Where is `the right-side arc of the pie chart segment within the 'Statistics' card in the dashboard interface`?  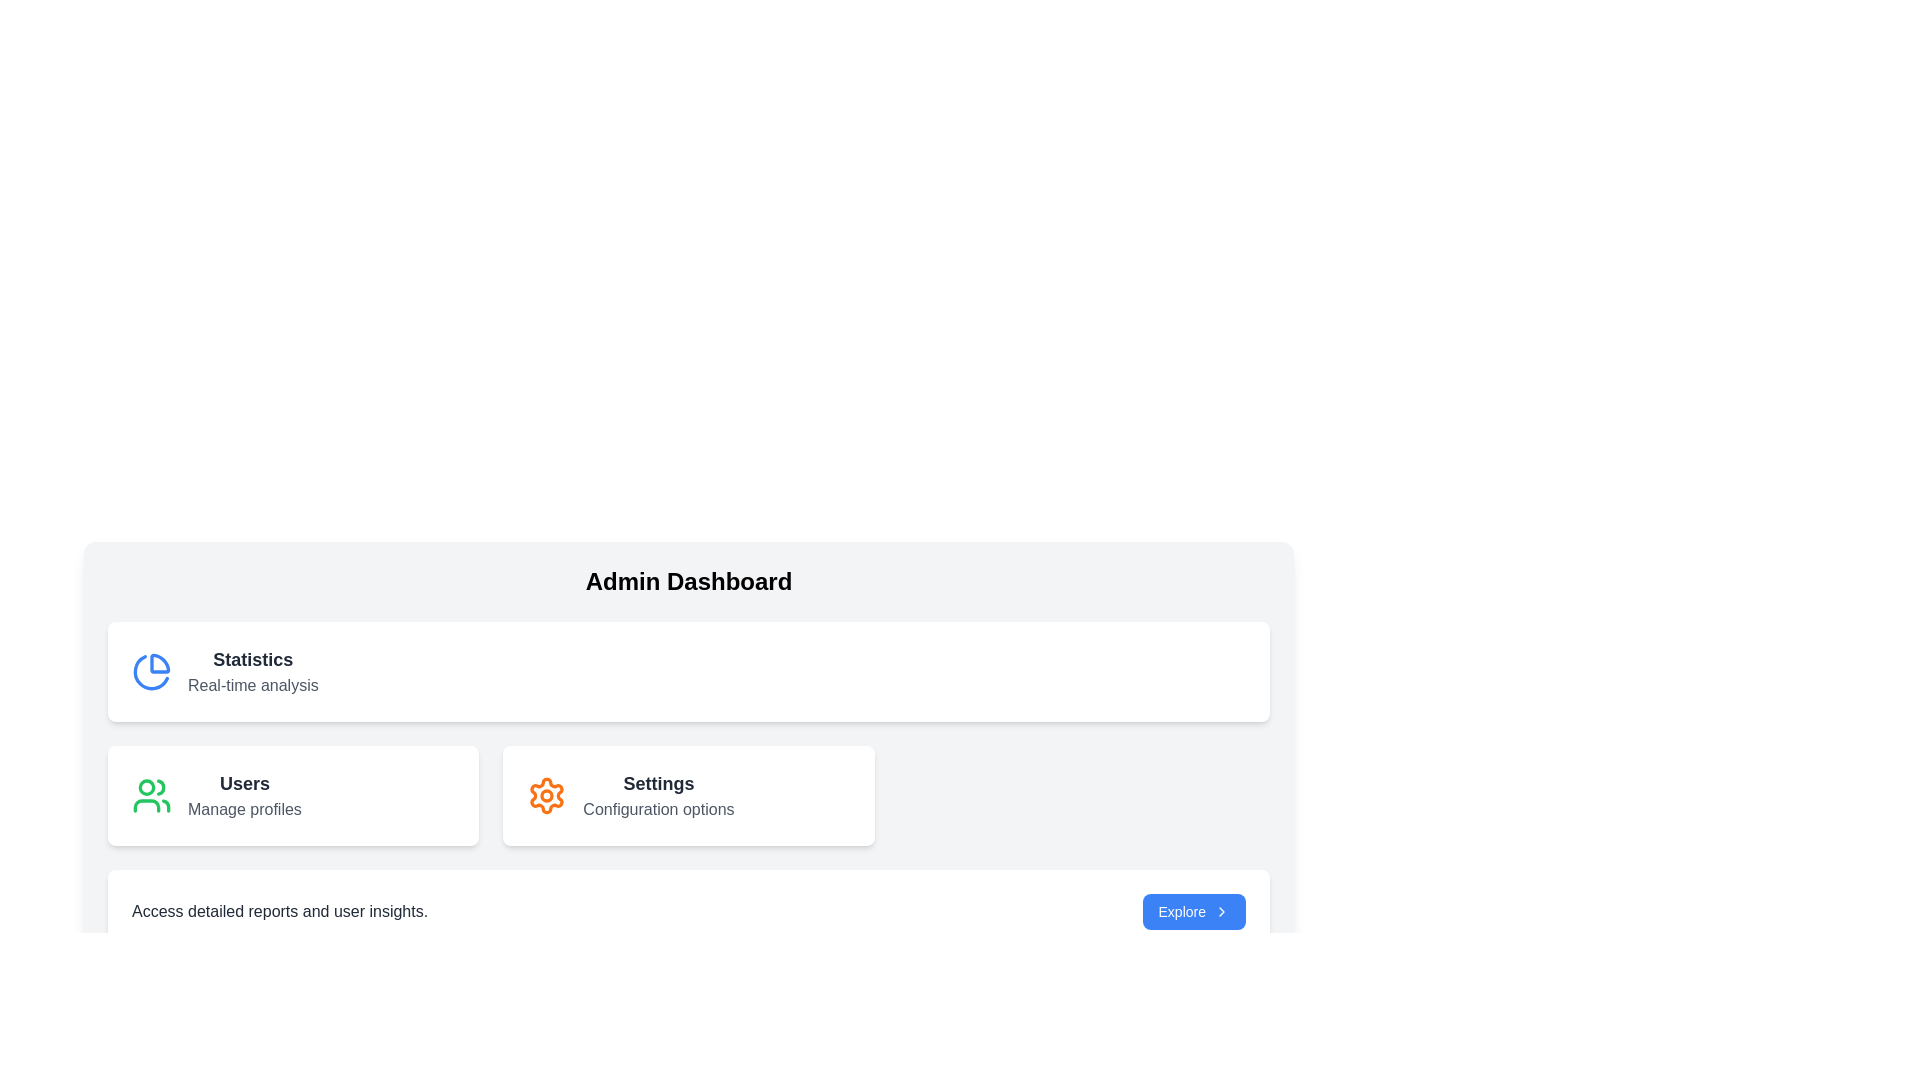
the right-side arc of the pie chart segment within the 'Statistics' card in the dashboard interface is located at coordinates (160, 663).